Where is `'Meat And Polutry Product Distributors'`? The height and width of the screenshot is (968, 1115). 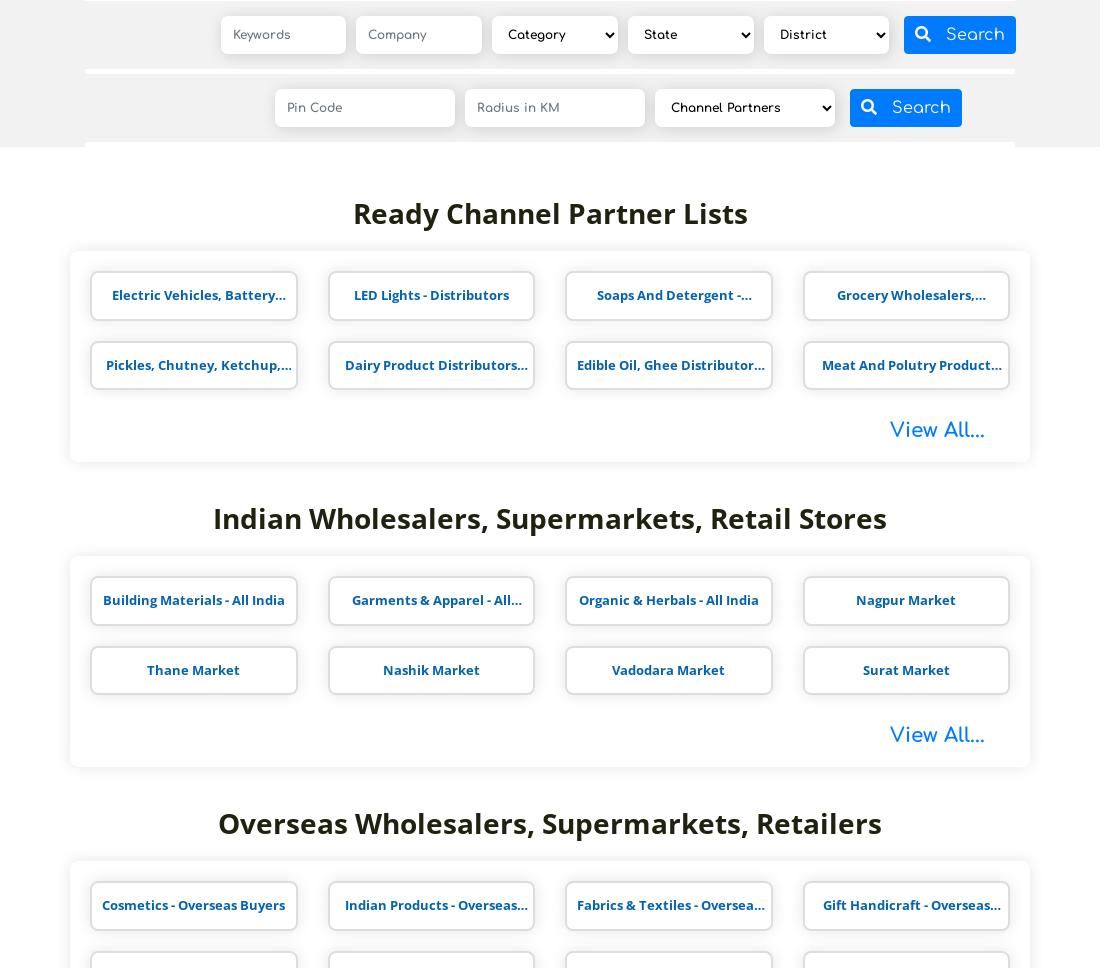
'Meat And Polutry Product Distributors' is located at coordinates (819, 371).